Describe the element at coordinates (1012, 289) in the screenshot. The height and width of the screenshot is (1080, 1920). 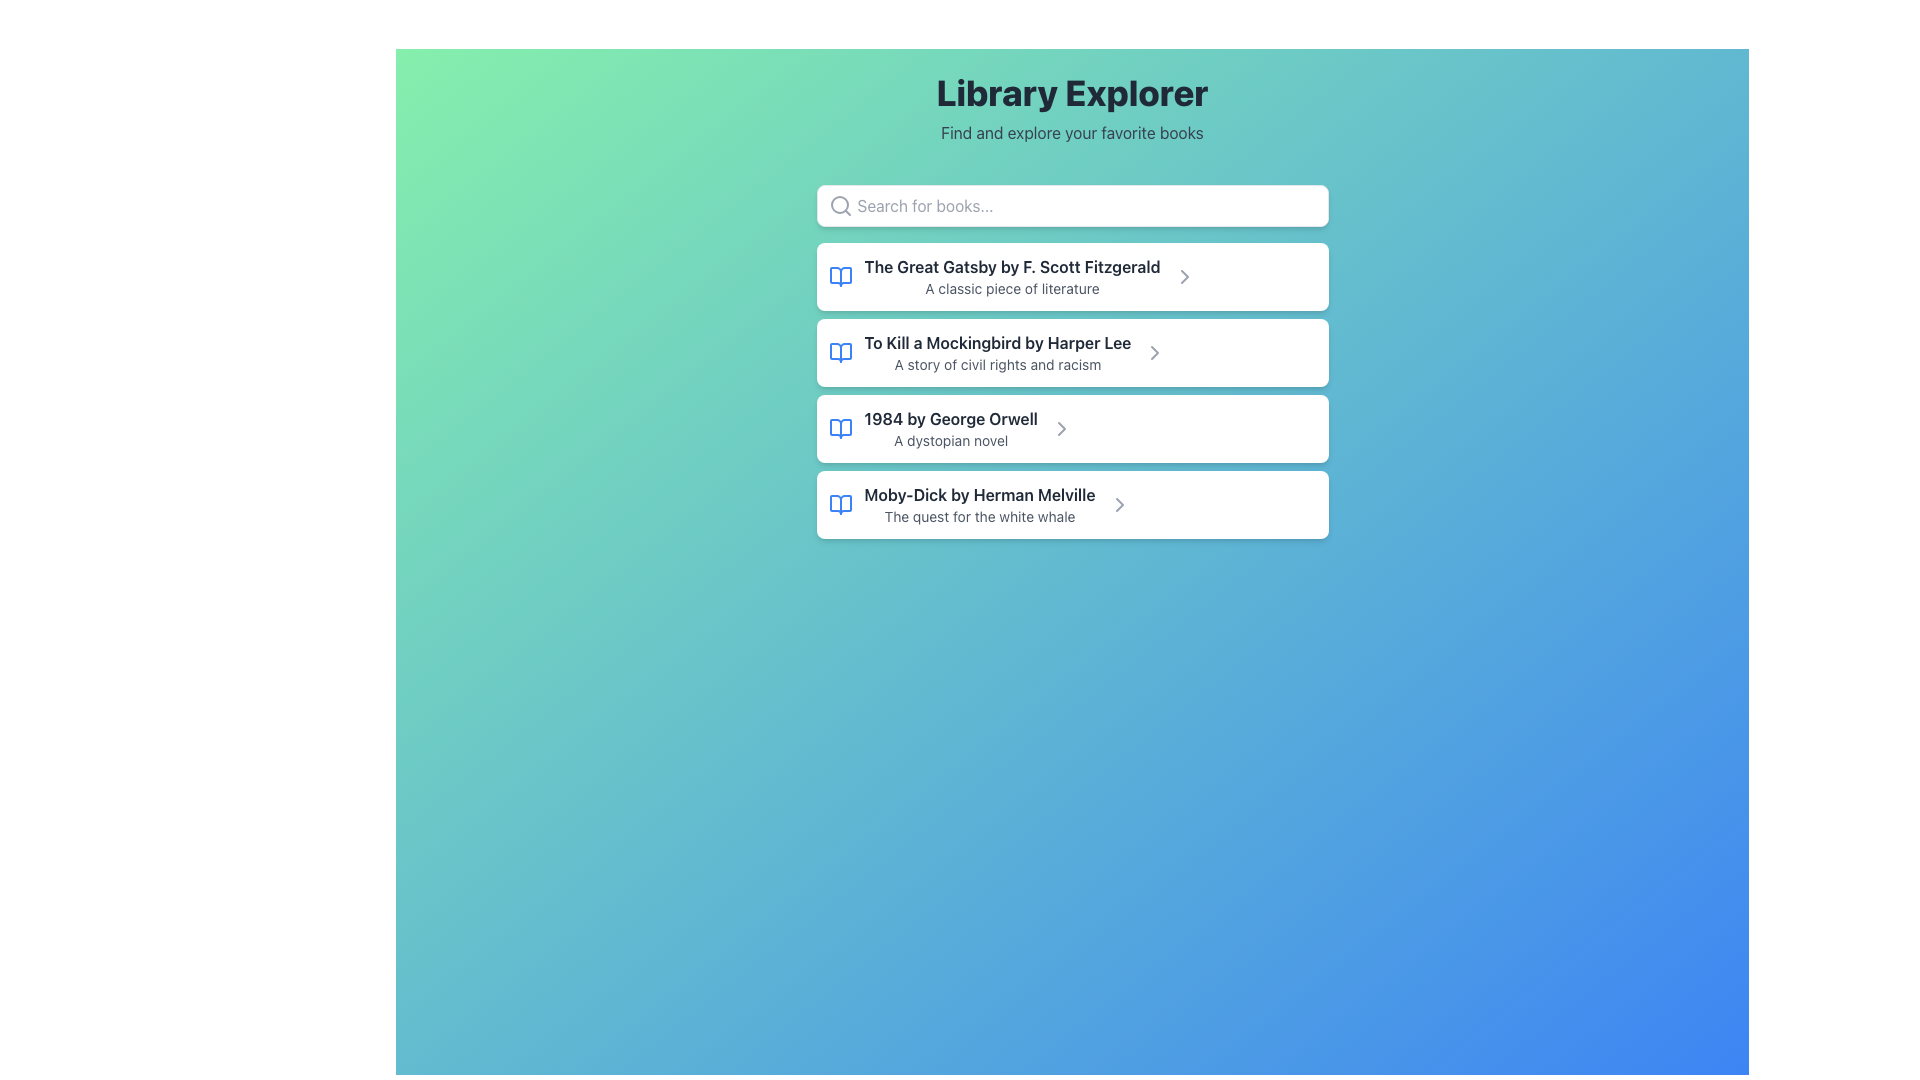
I see `the text snippet reading 'A classic piece of literature' located under the title 'The Great Gatsby by F. Scott Fitzgerald' in the first card of the vertically arranged list of books in the 'Library Explorer' interface` at that location.